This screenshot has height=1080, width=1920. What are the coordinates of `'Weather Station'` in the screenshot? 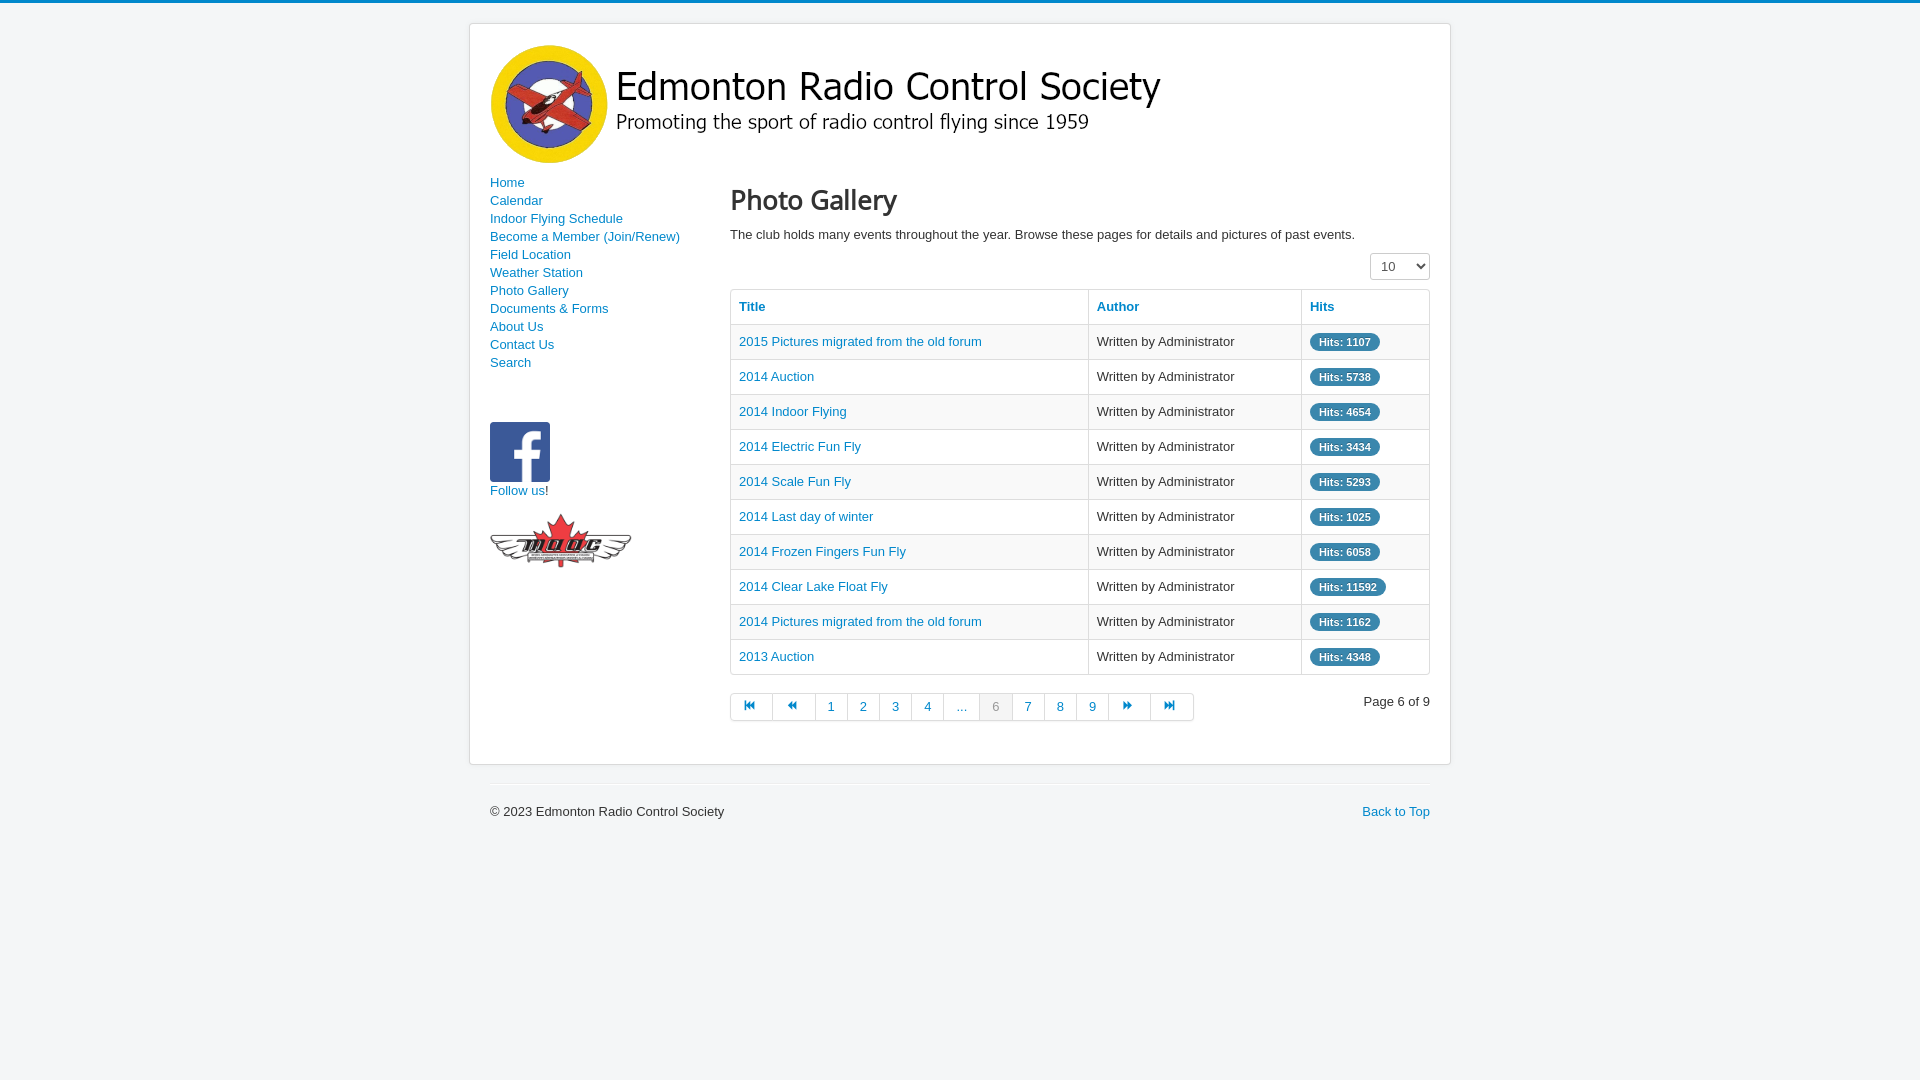 It's located at (599, 273).